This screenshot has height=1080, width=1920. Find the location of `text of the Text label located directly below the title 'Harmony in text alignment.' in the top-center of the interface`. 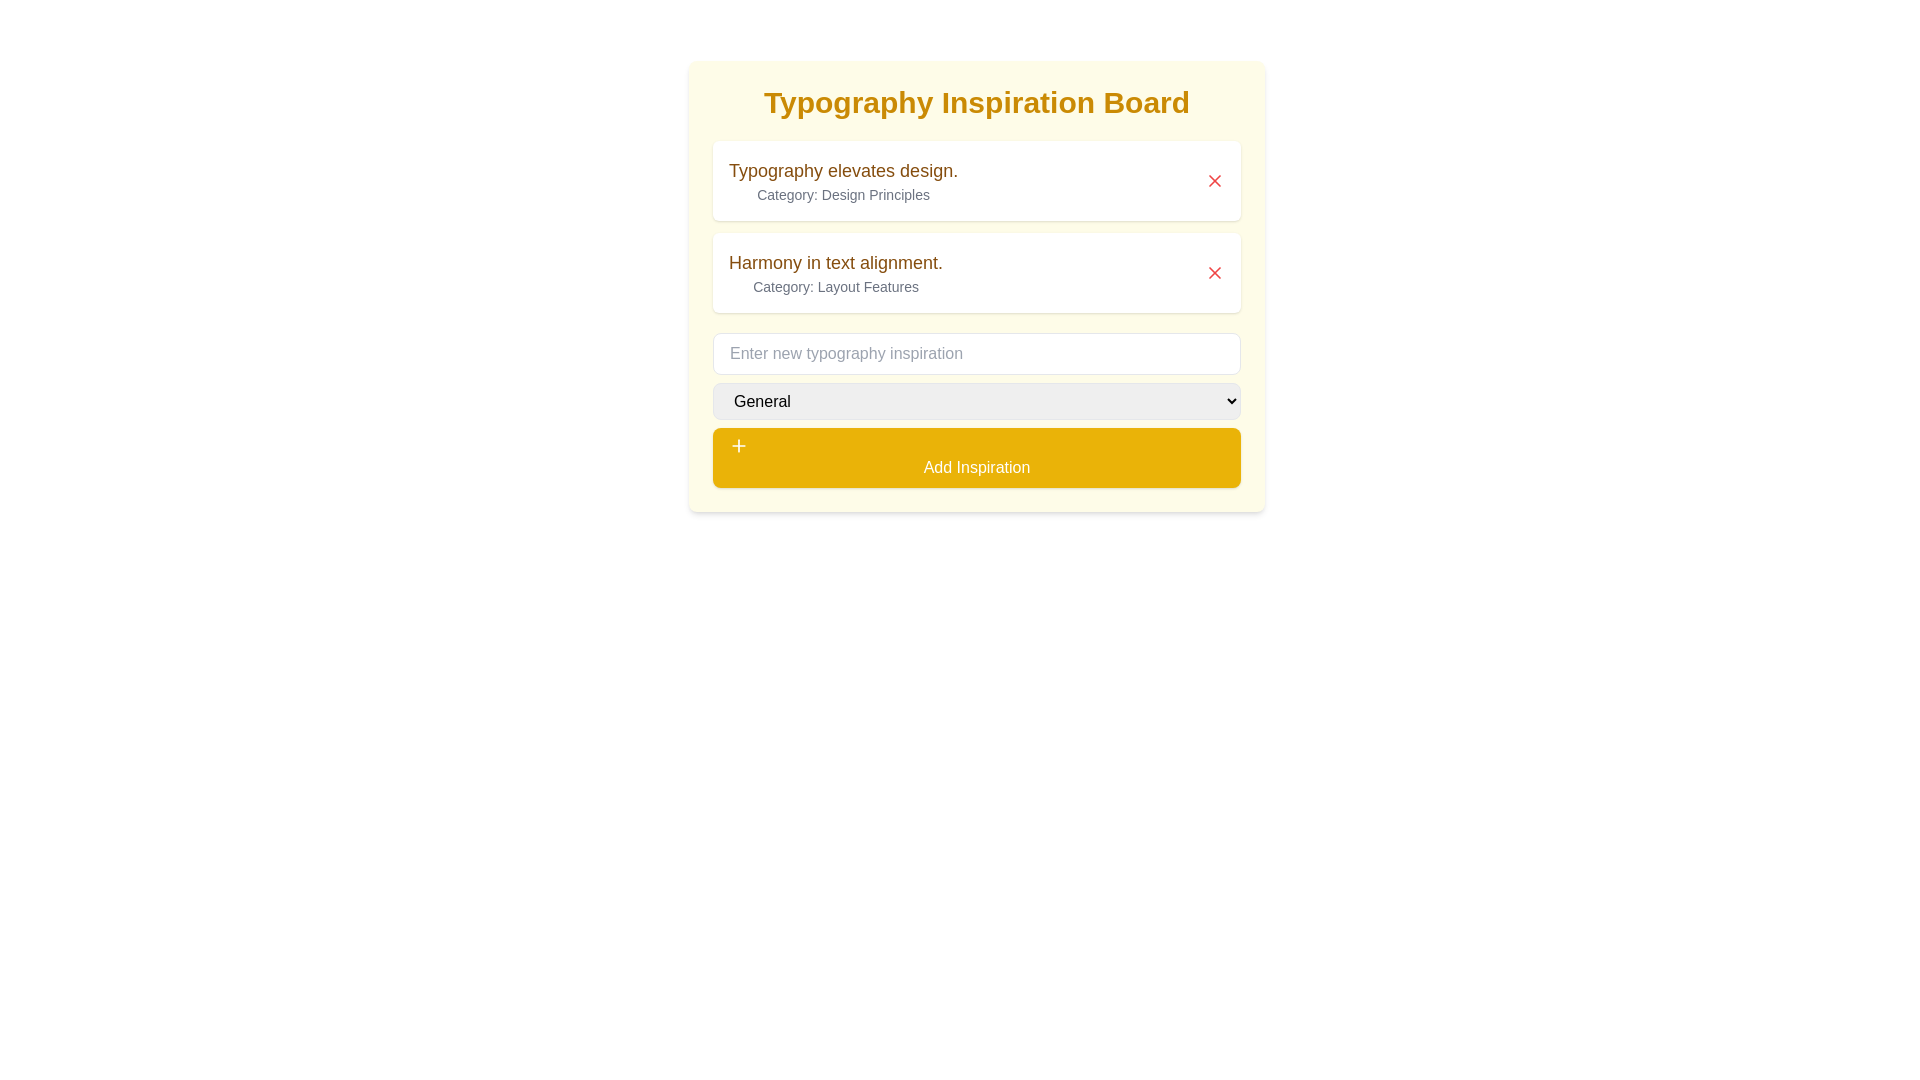

text of the Text label located directly below the title 'Harmony in text alignment.' in the top-center of the interface is located at coordinates (835, 286).